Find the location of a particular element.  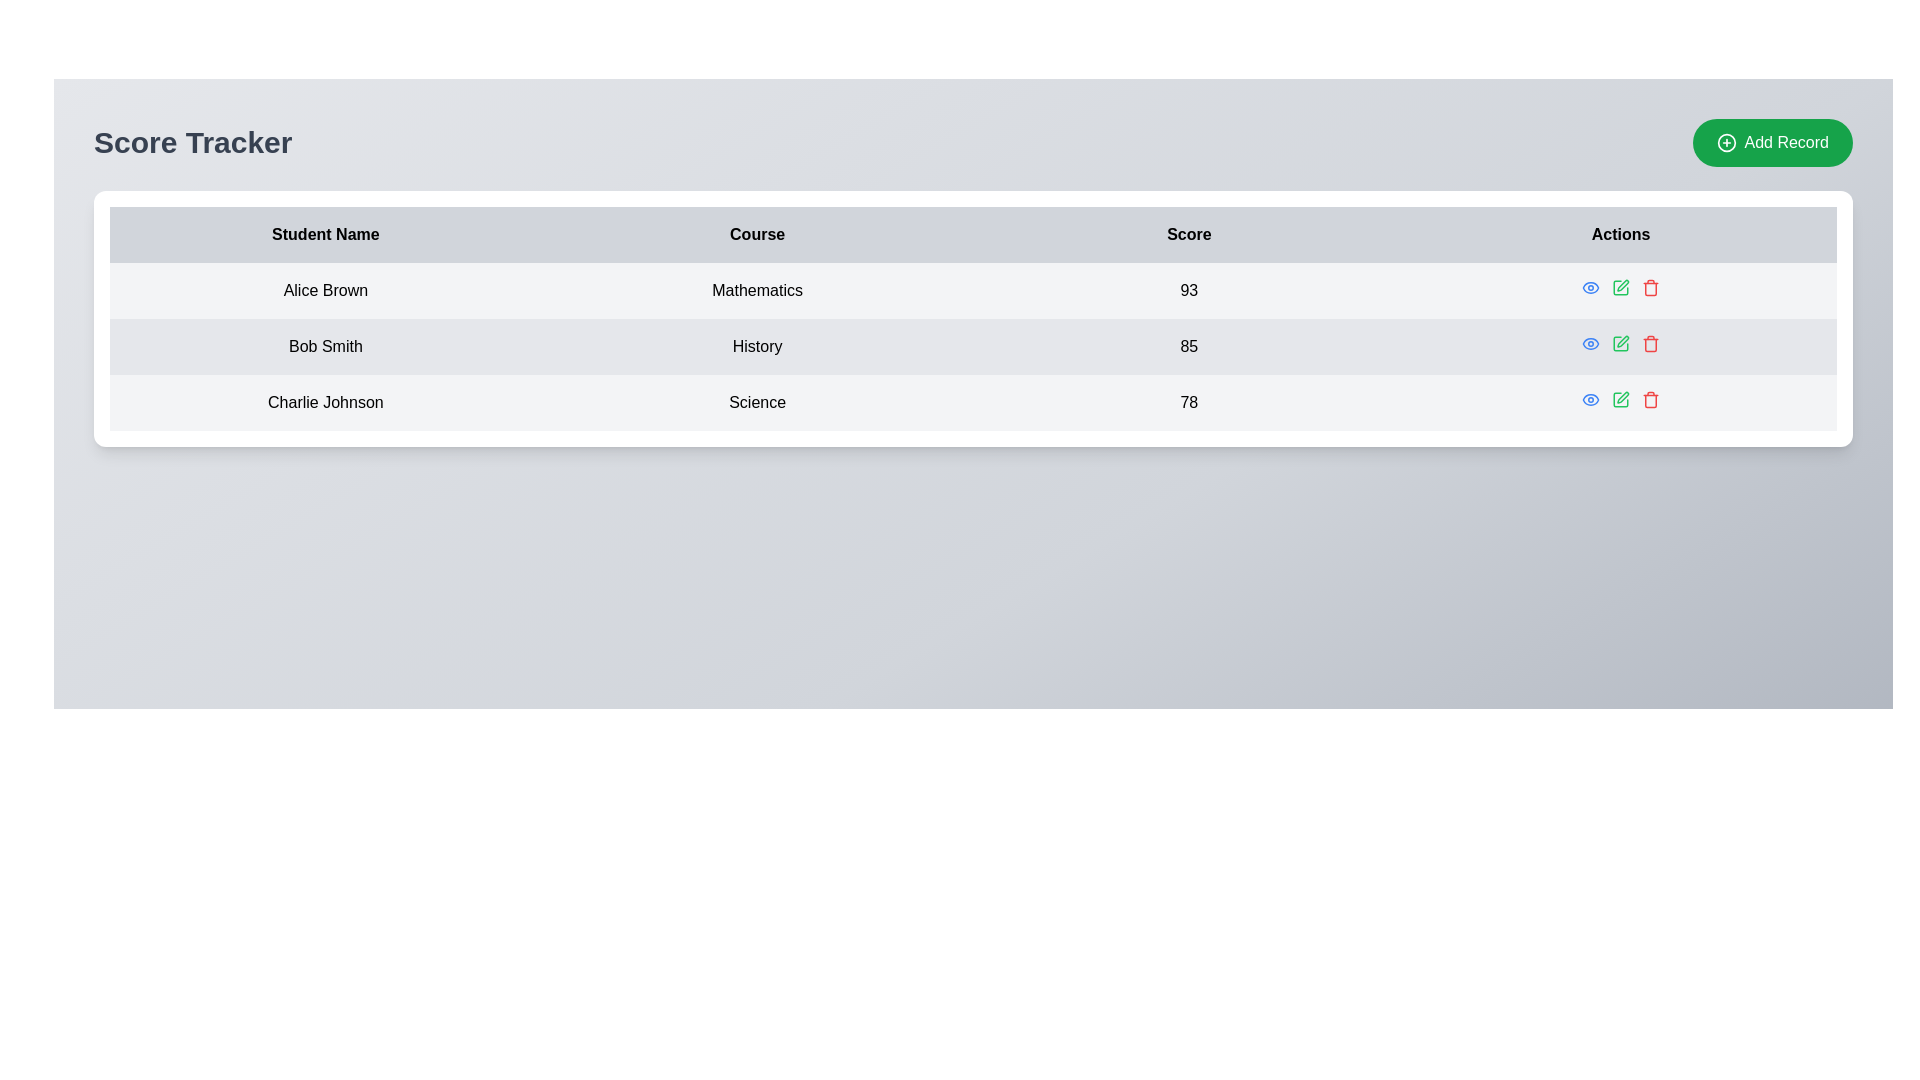

text label displaying '78' in bold font, located in the third row under the 'Score' column aligned with 'Charlie Johnson' in the 'Student Name' column is located at coordinates (1189, 402).